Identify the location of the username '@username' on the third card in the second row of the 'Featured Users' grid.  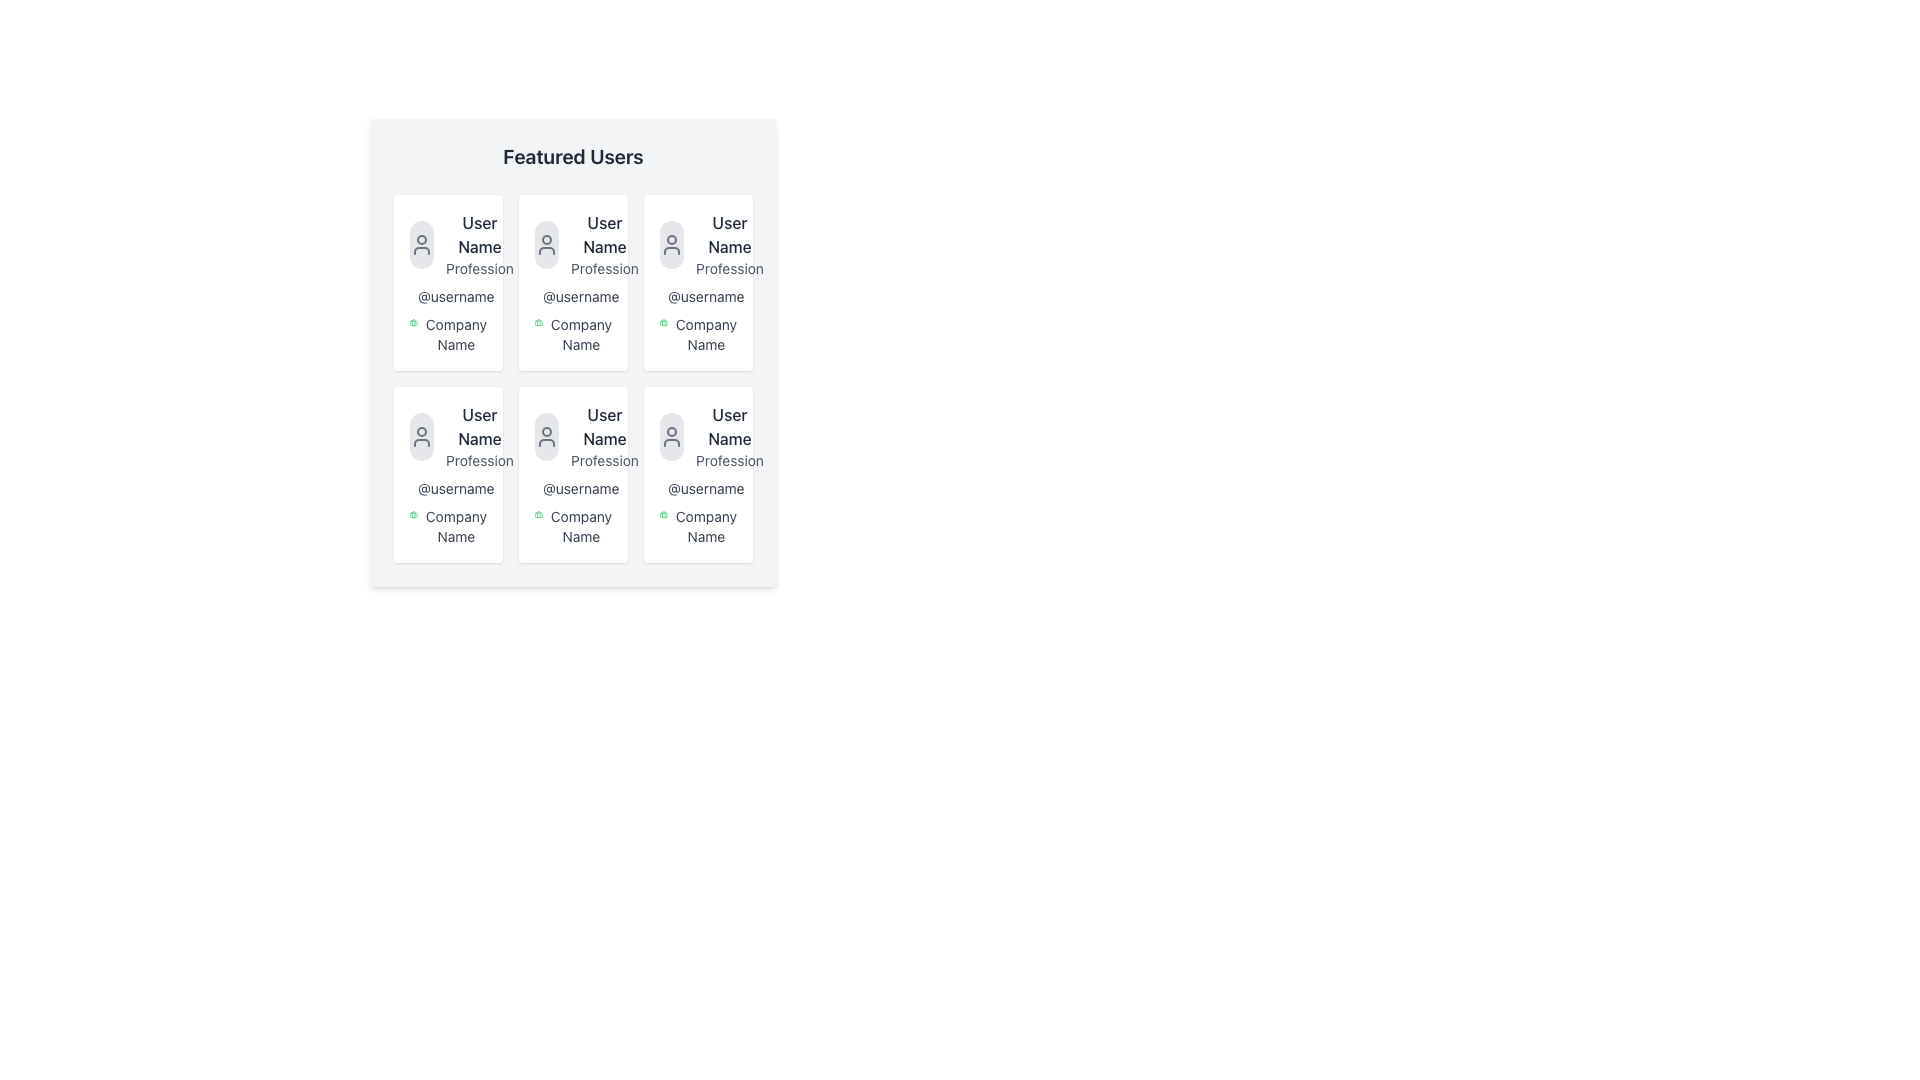
(698, 474).